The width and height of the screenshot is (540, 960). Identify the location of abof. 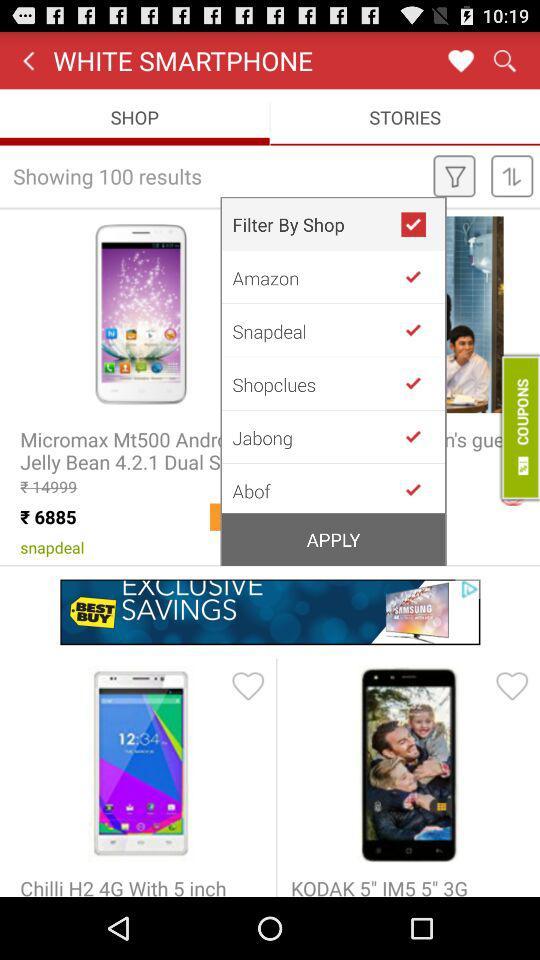
(420, 487).